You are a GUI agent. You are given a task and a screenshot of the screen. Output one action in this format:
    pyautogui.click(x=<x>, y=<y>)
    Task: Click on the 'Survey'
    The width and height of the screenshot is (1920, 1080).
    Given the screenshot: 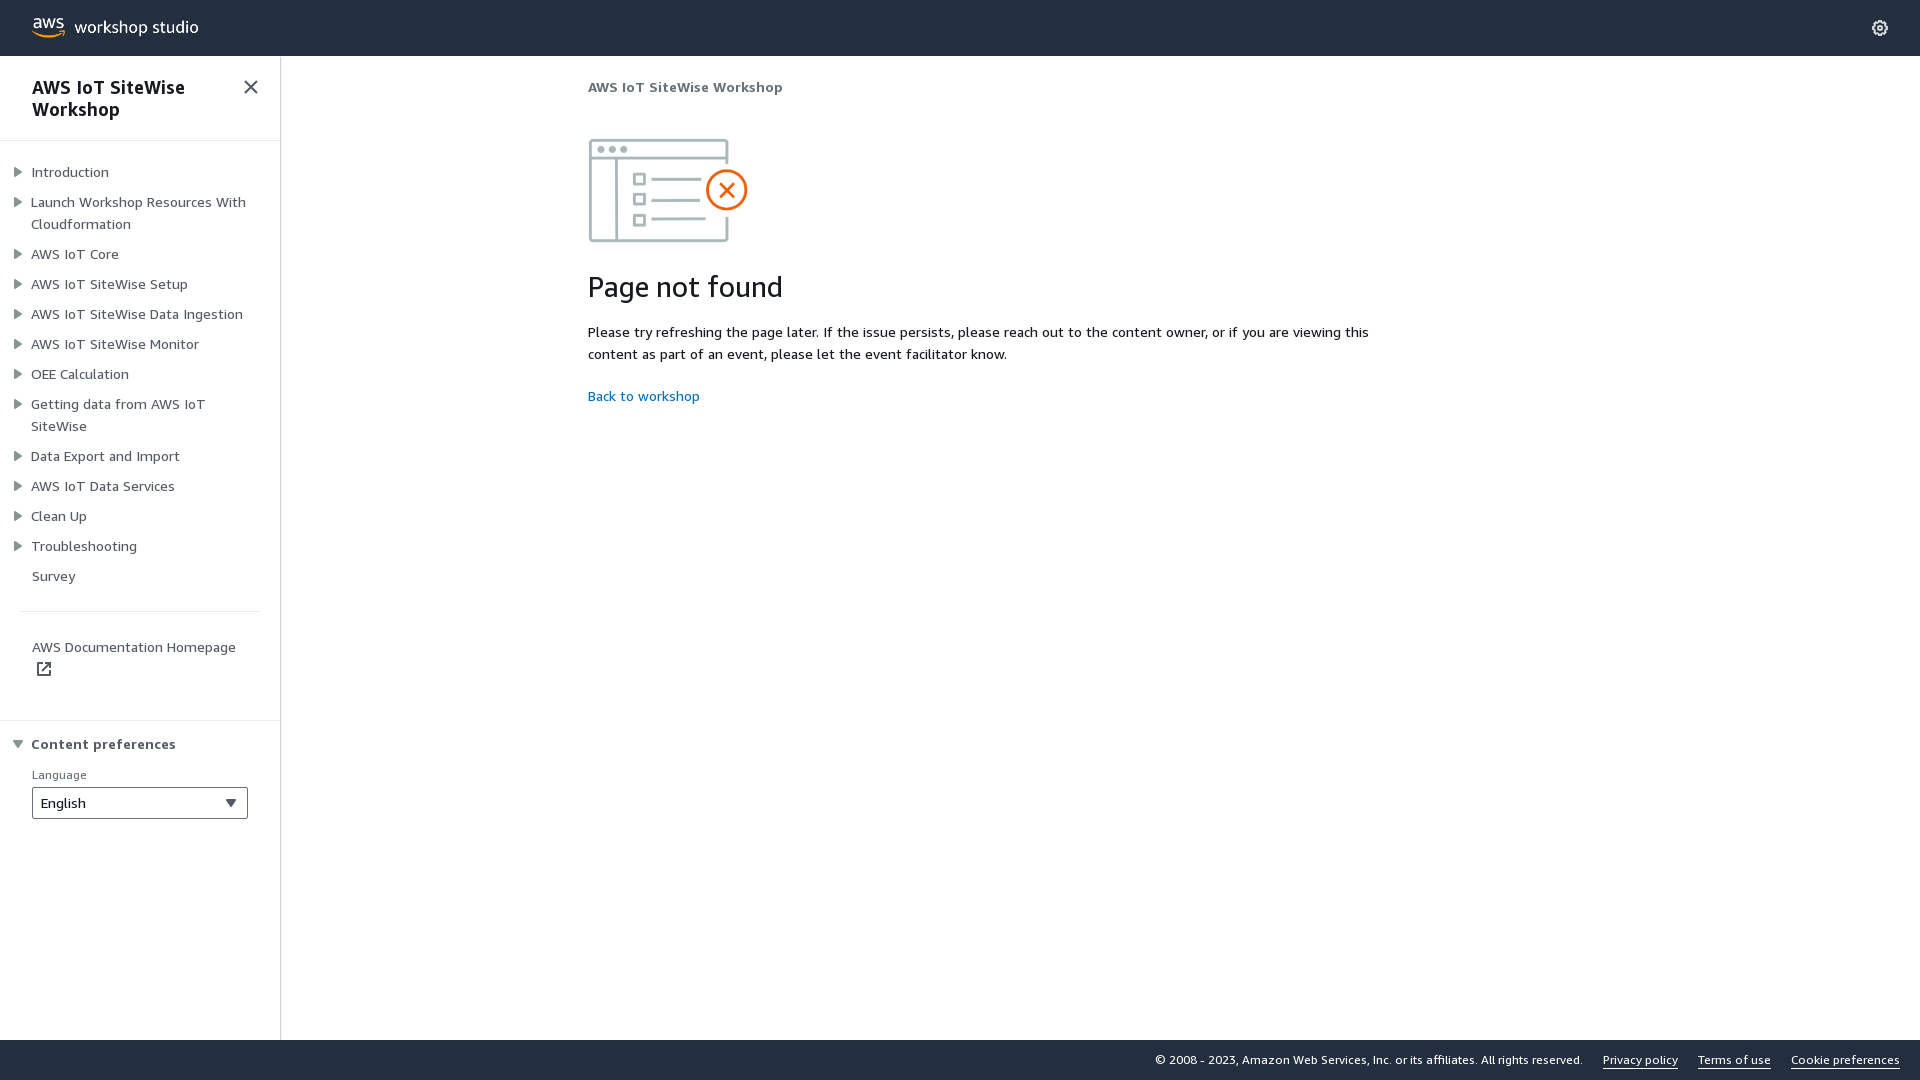 What is the action you would take?
    pyautogui.click(x=53, y=575)
    